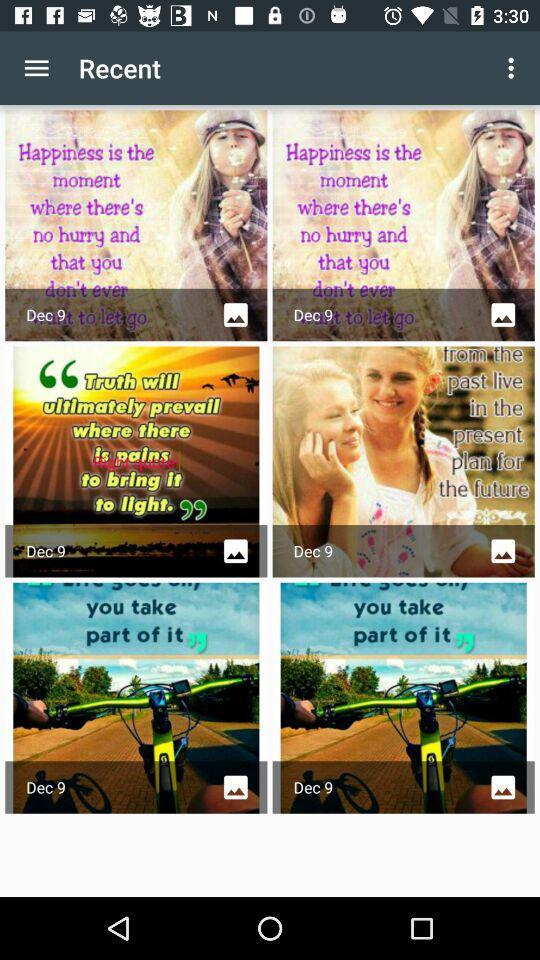 The image size is (540, 960). I want to click on icon above the dec 9 app, so click(513, 68).